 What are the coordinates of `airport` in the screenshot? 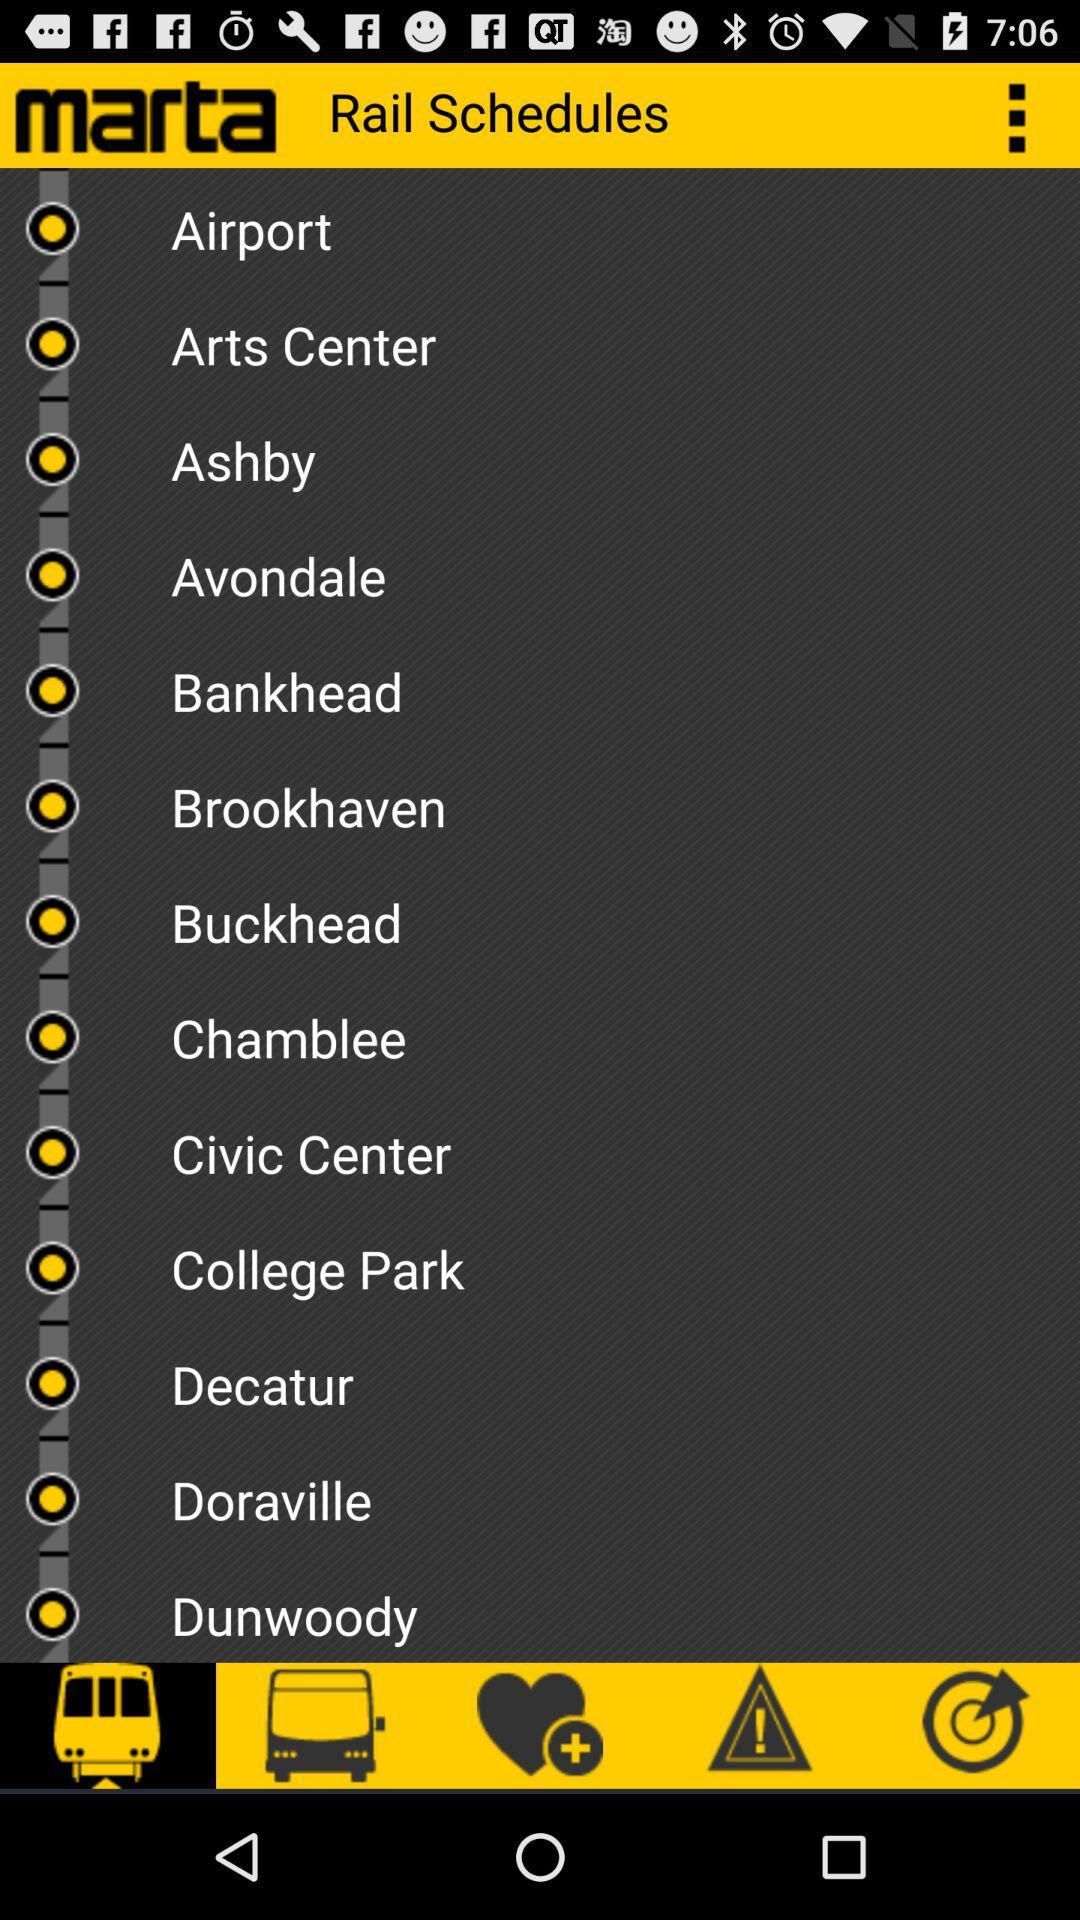 It's located at (624, 222).